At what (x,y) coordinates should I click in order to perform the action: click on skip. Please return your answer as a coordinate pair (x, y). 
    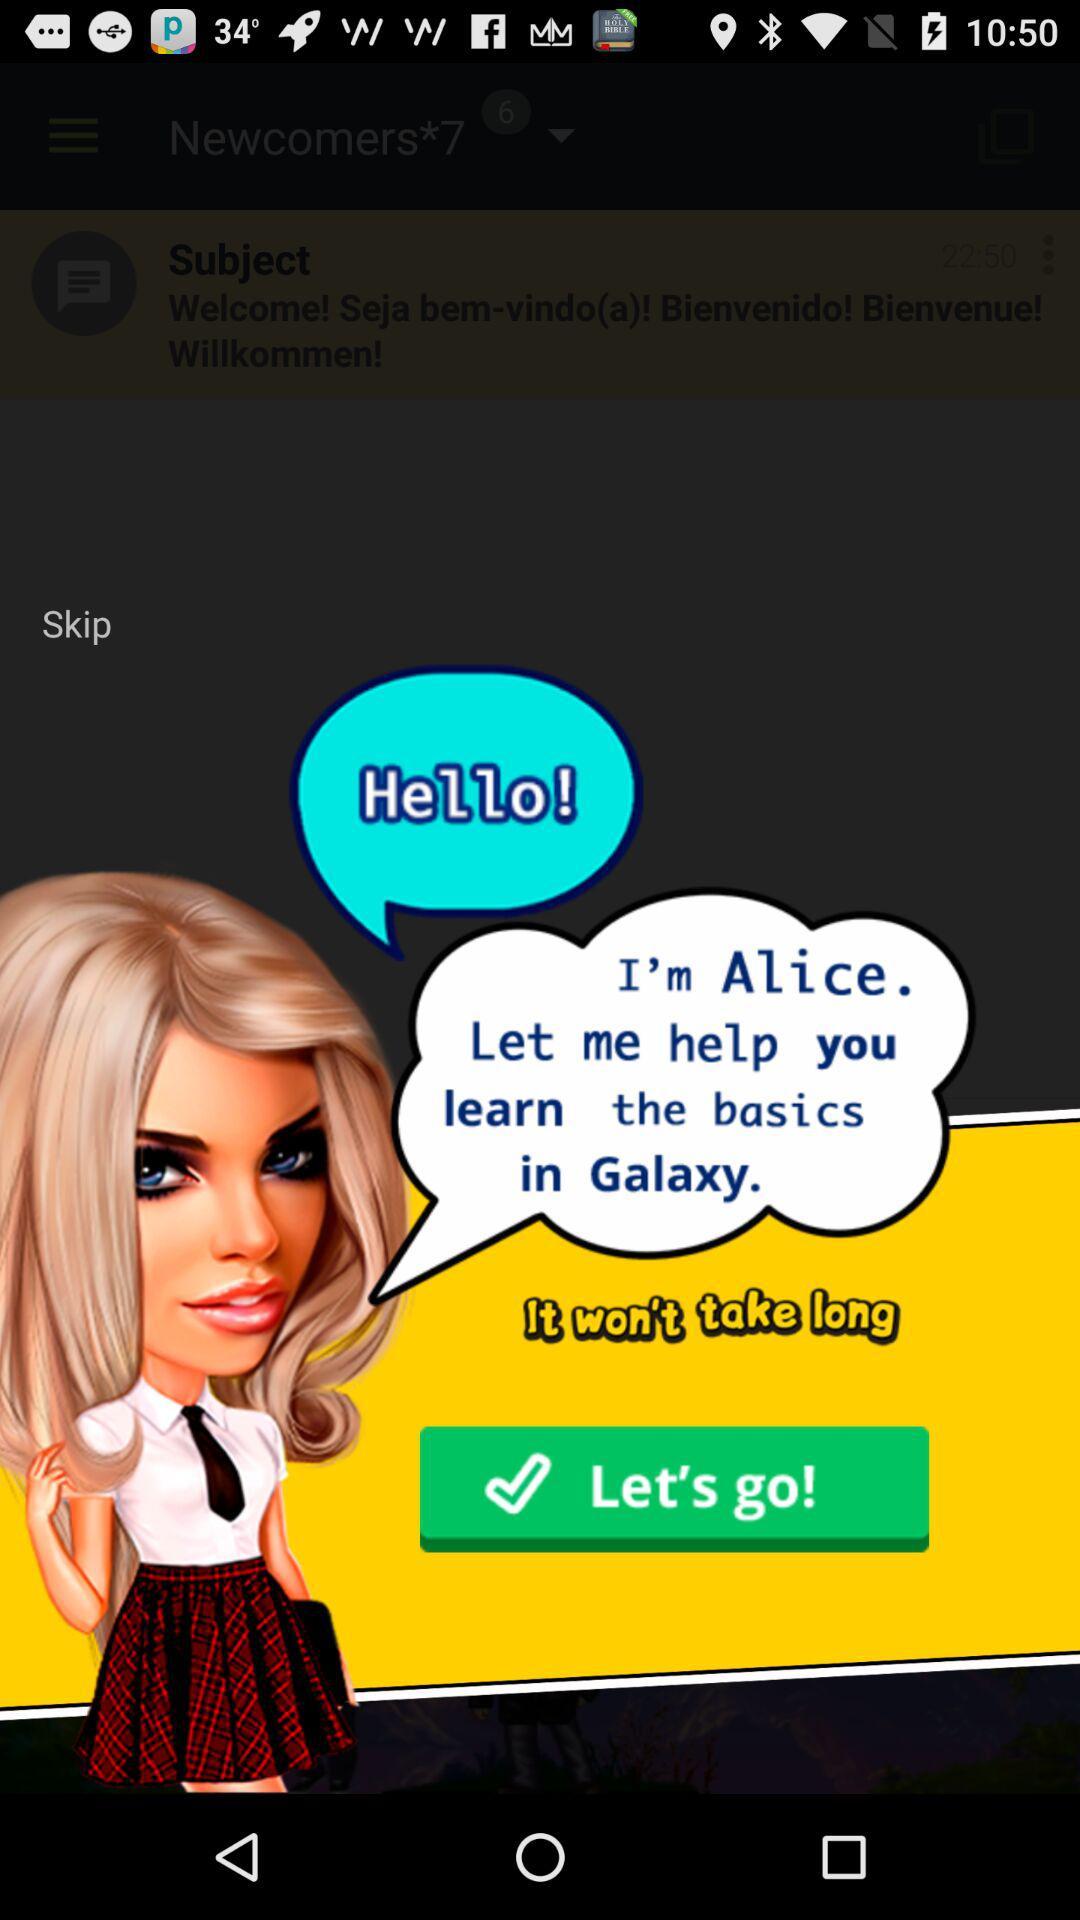
    Looking at the image, I should click on (75, 622).